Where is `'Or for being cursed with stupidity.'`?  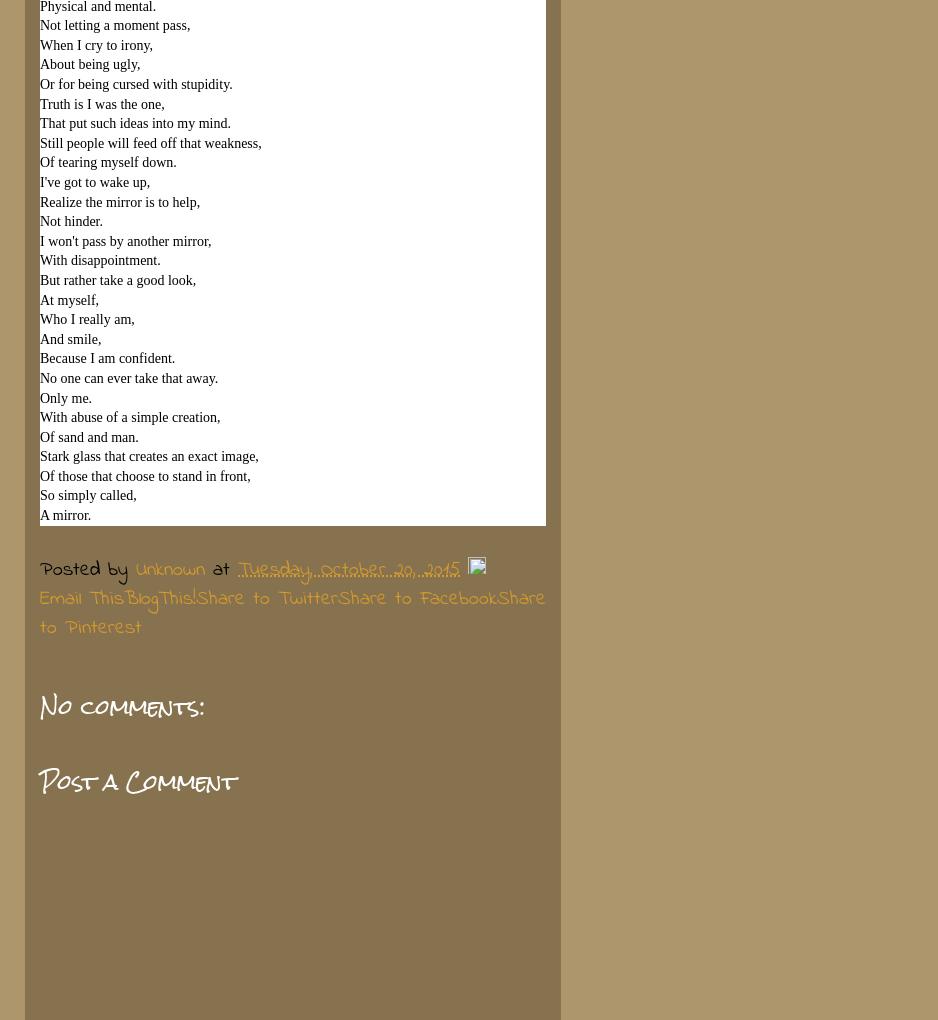 'Or for being cursed with stupidity.' is located at coordinates (136, 84).